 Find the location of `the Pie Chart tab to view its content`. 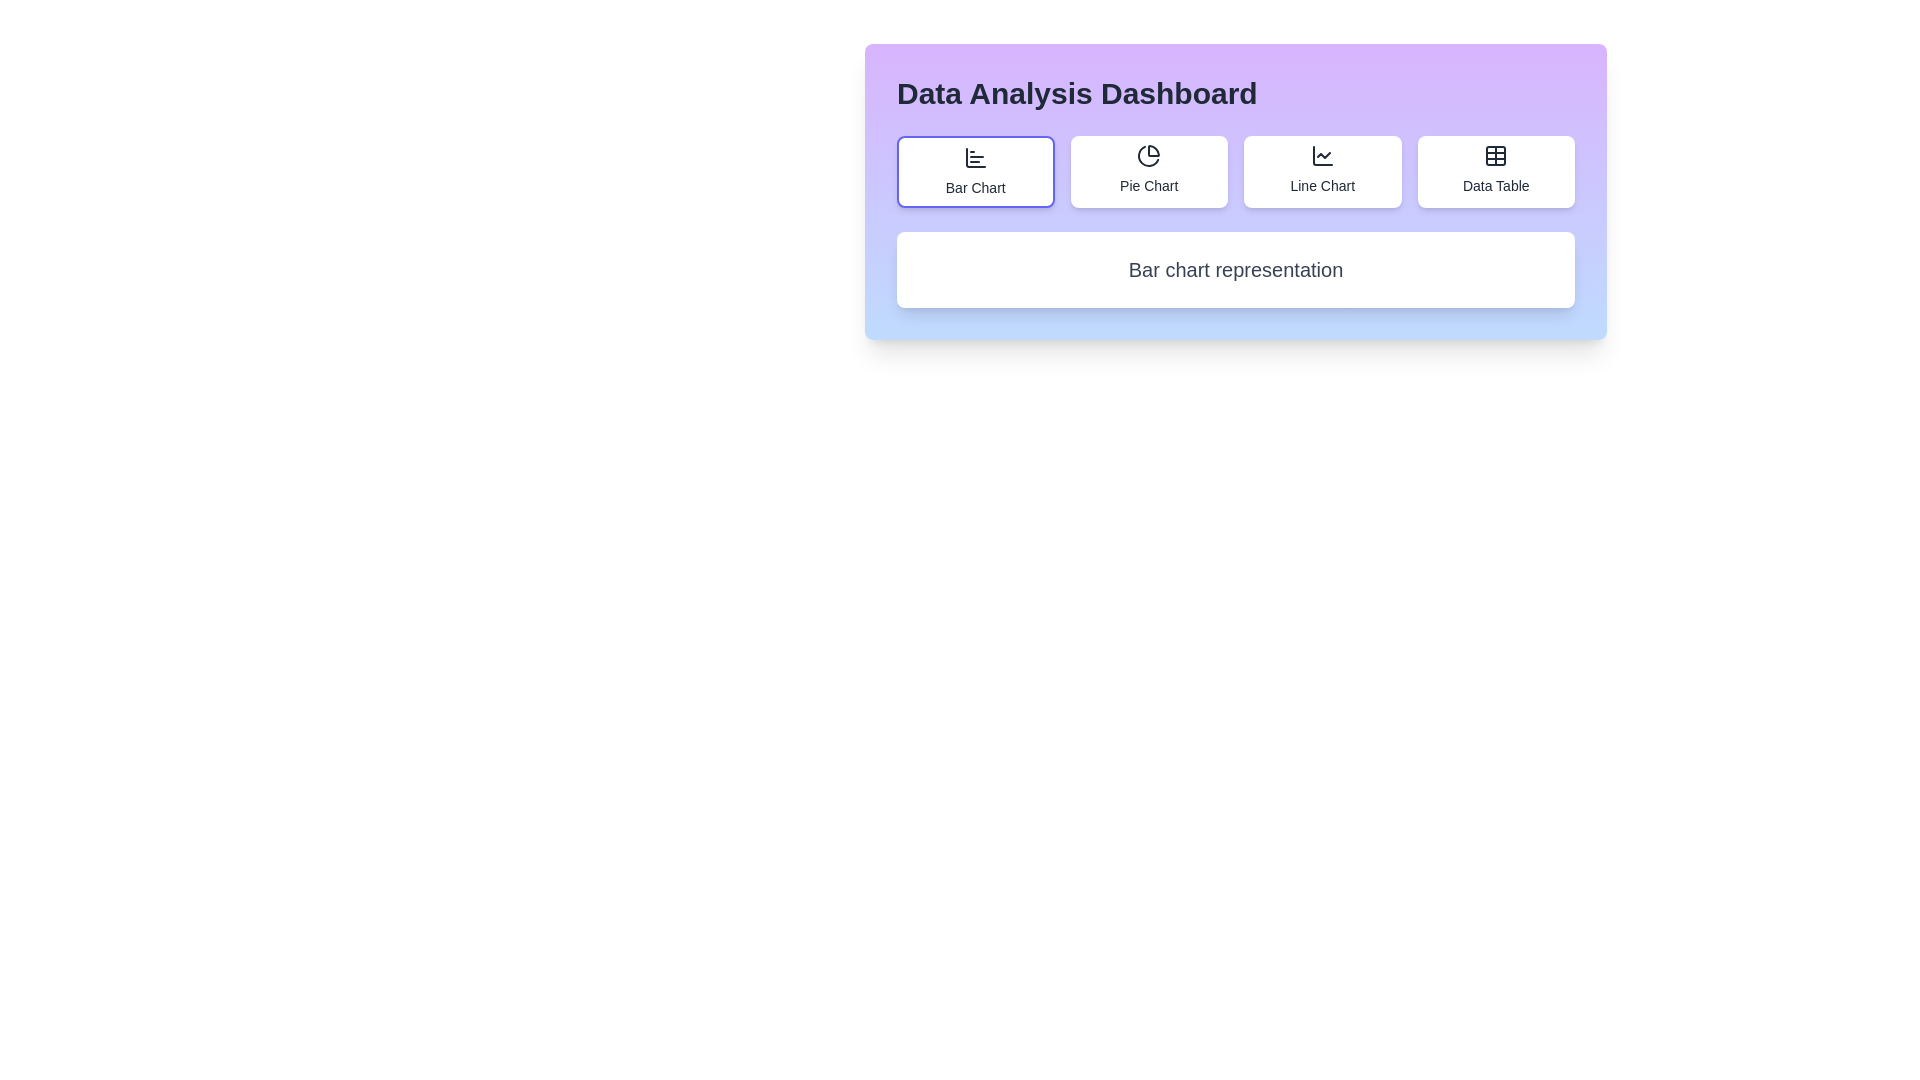

the Pie Chart tab to view its content is located at coordinates (1149, 171).